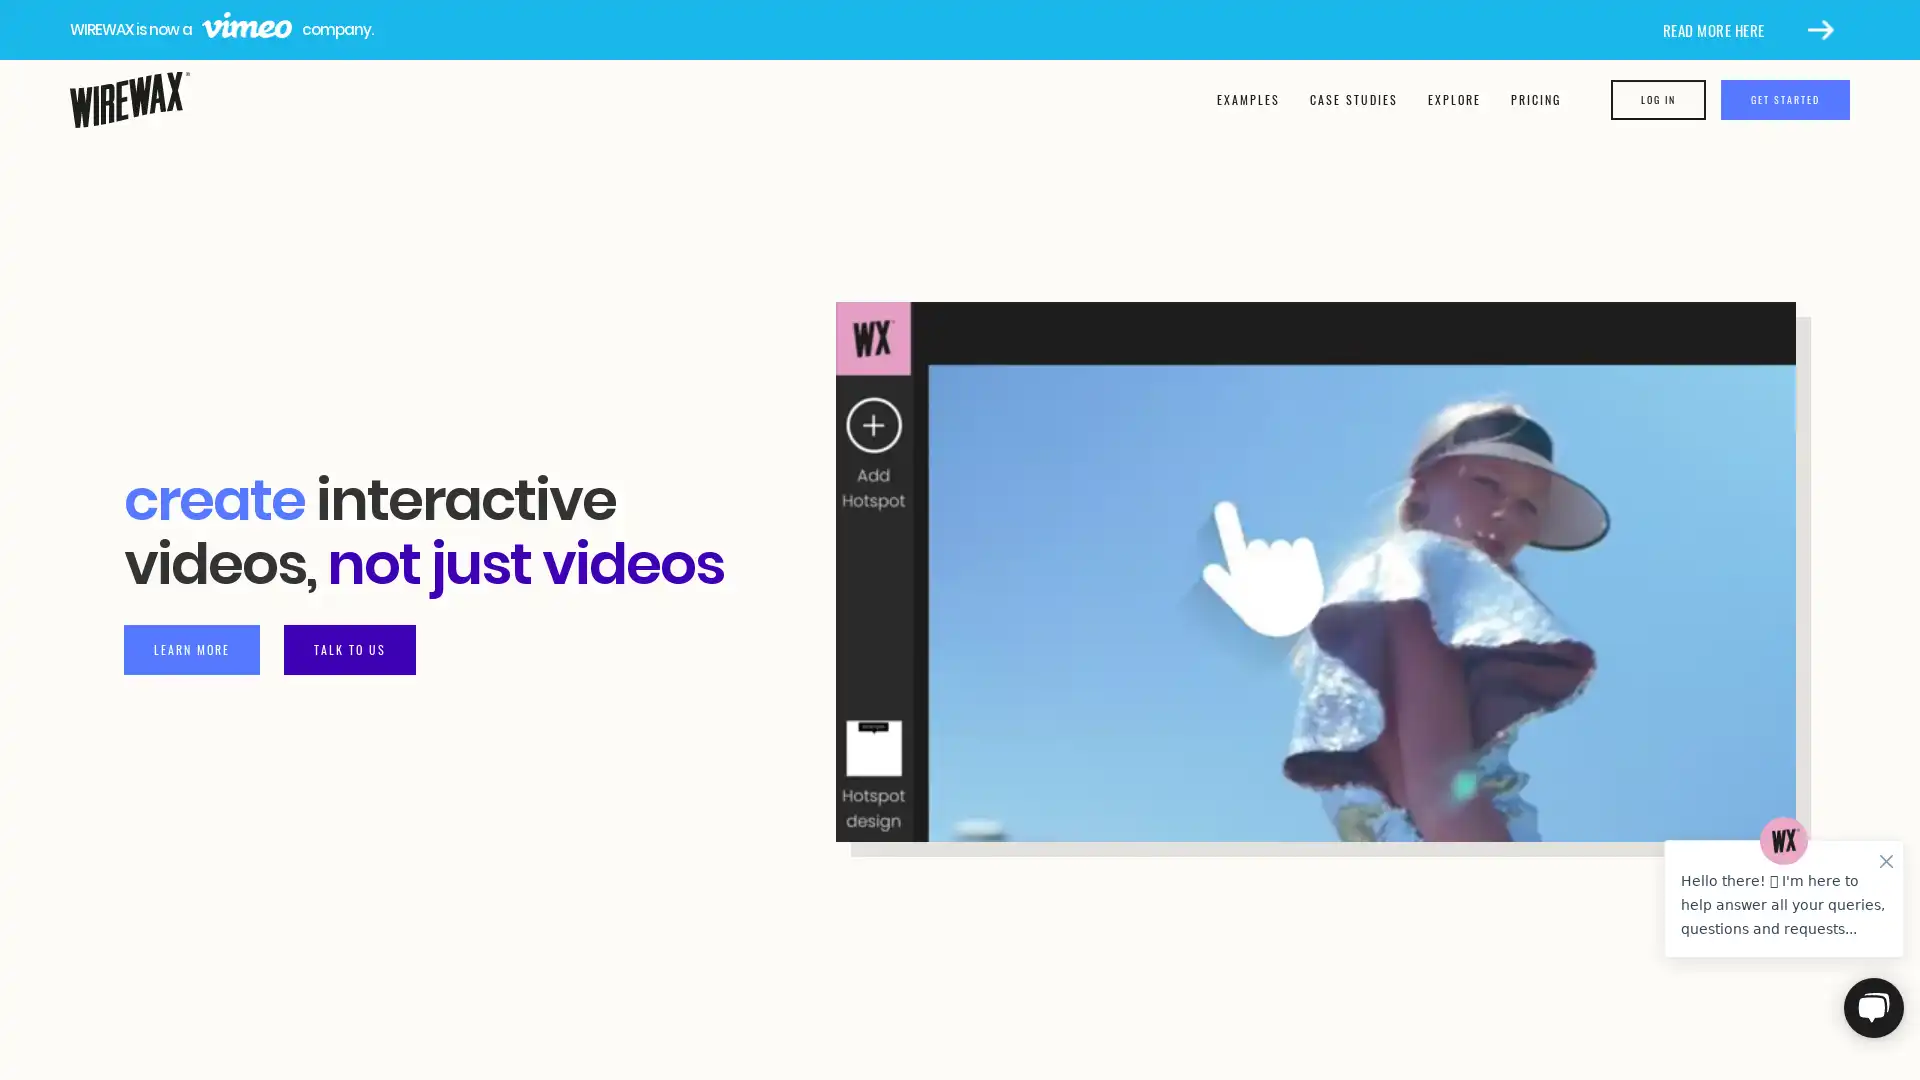  What do you see at coordinates (1785, 100) in the screenshot?
I see `GET STARTED` at bounding box center [1785, 100].